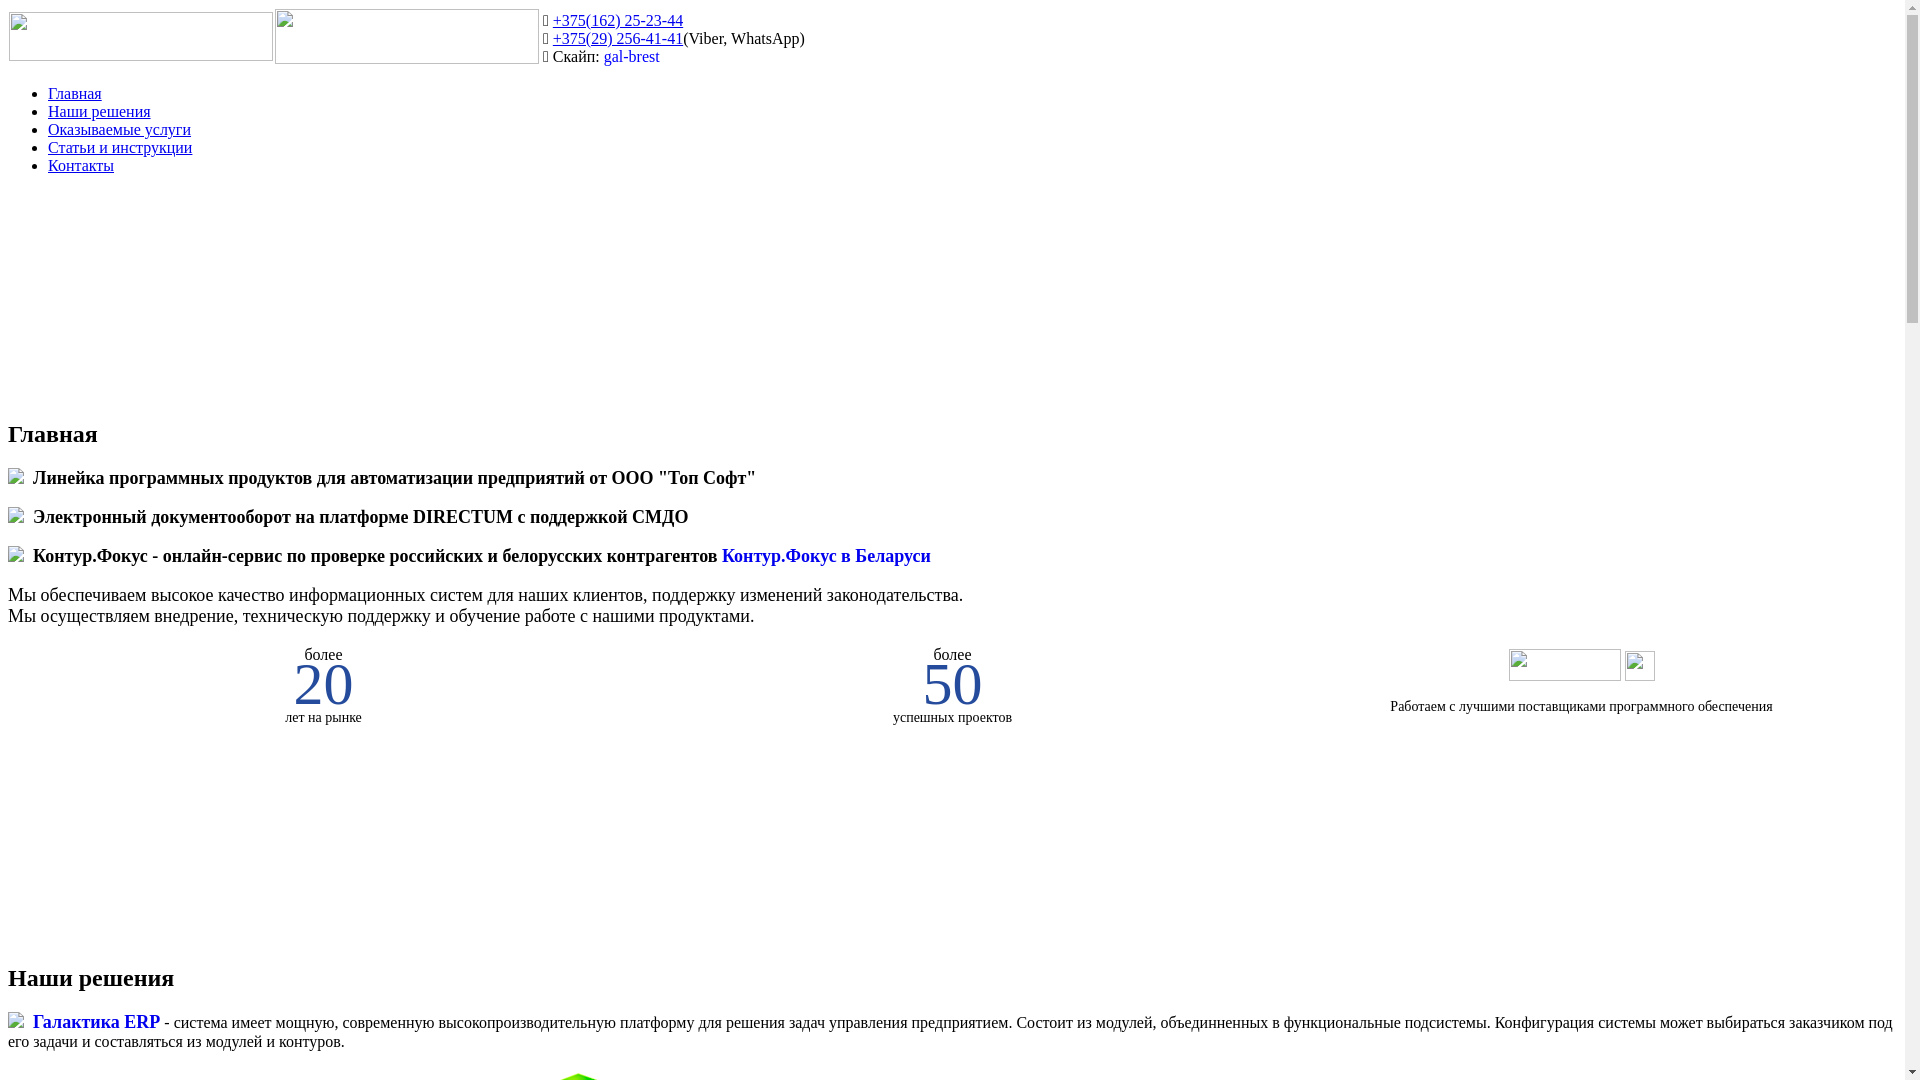  I want to click on 'gal-brest', so click(631, 55).